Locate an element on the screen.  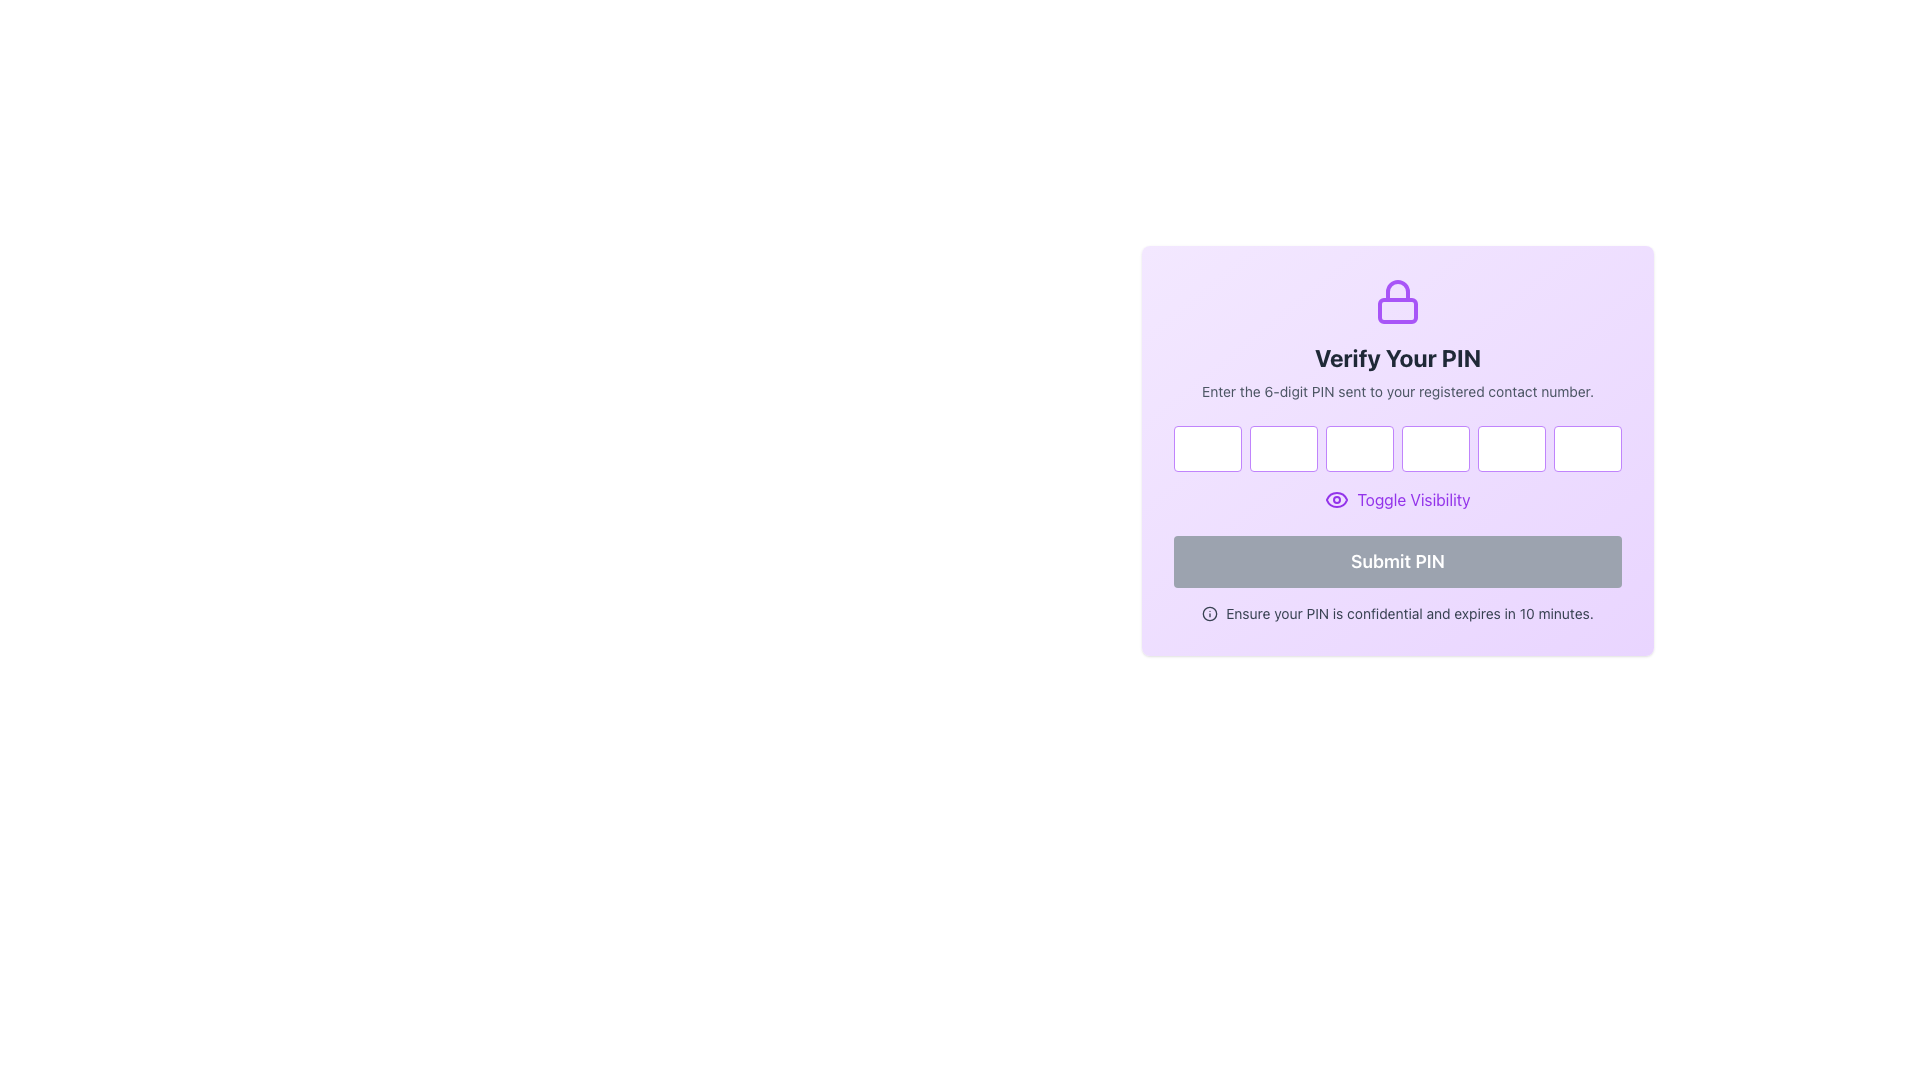
the 'Toggle Visibility' button which has purple text and an eye icon, located centrally in the card above the 'Submit PIN' button is located at coordinates (1396, 499).